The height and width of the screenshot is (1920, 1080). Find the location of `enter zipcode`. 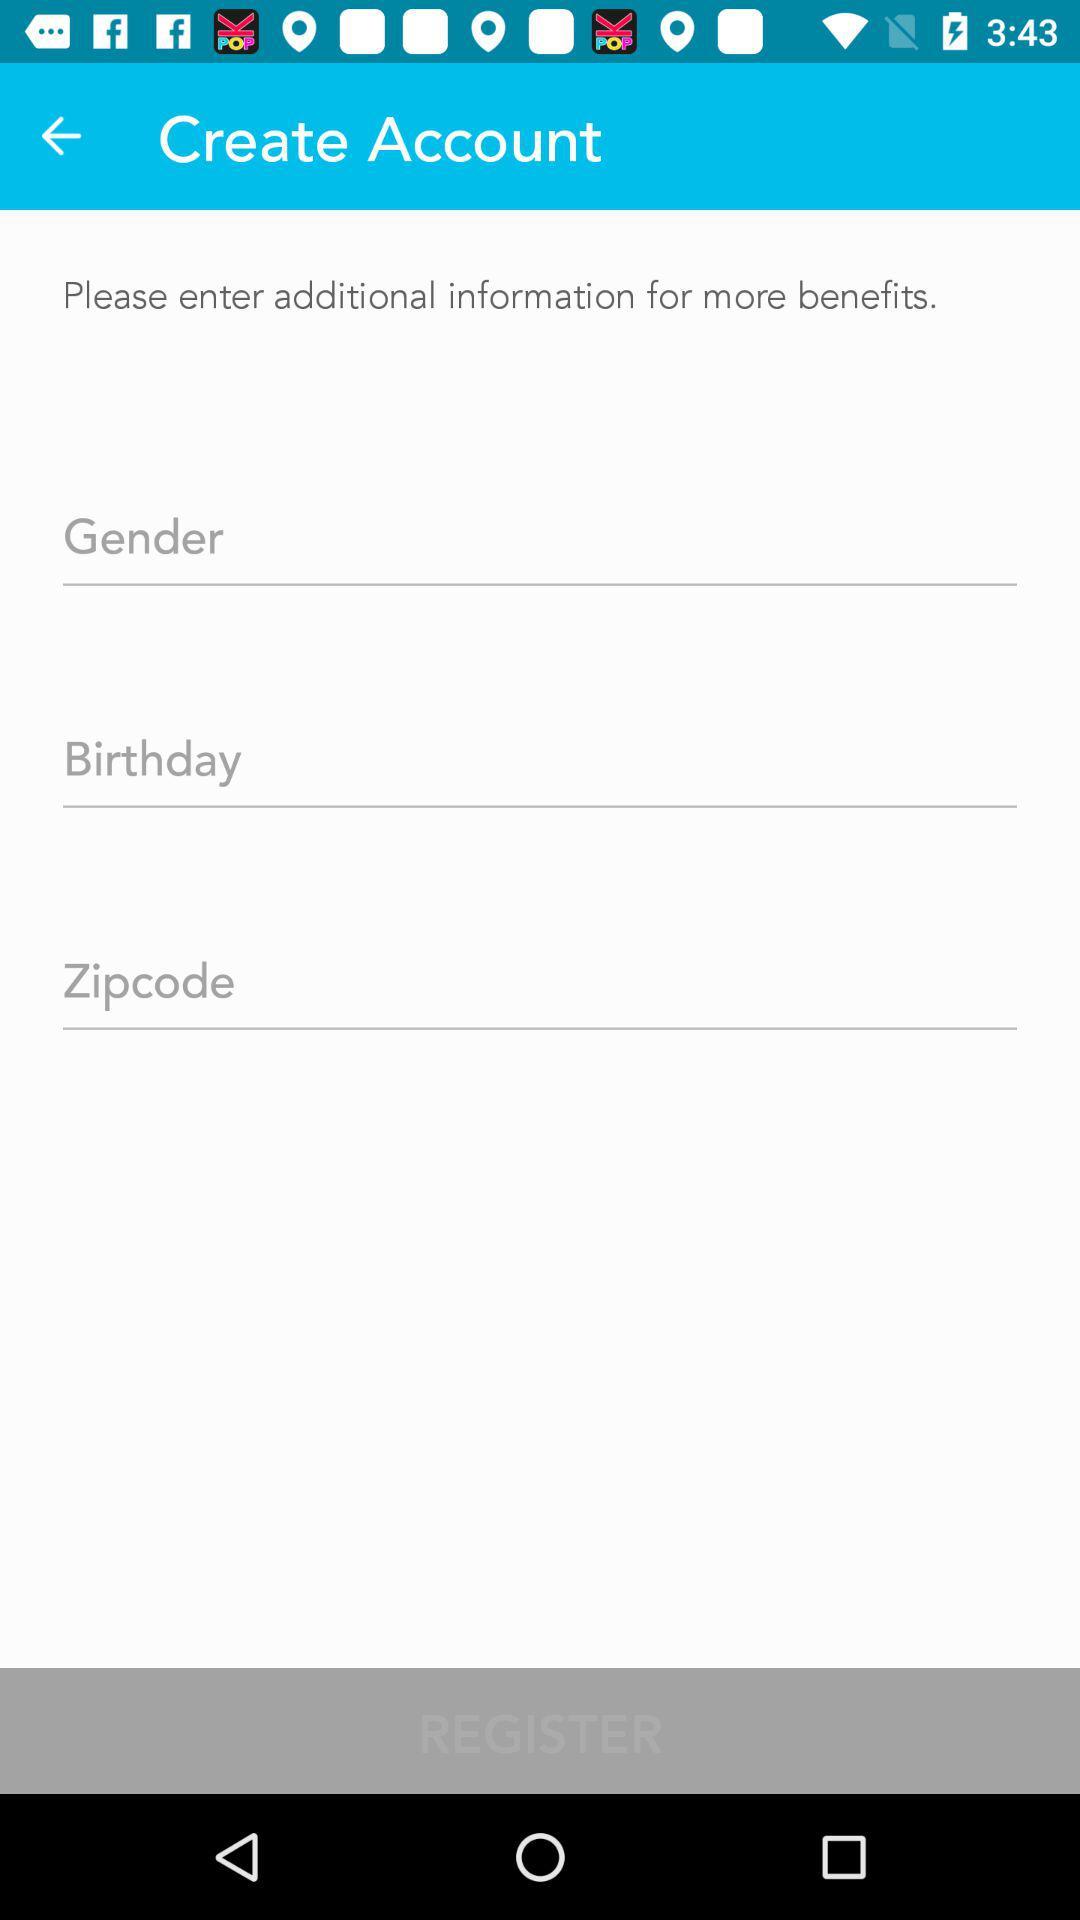

enter zipcode is located at coordinates (540, 973).